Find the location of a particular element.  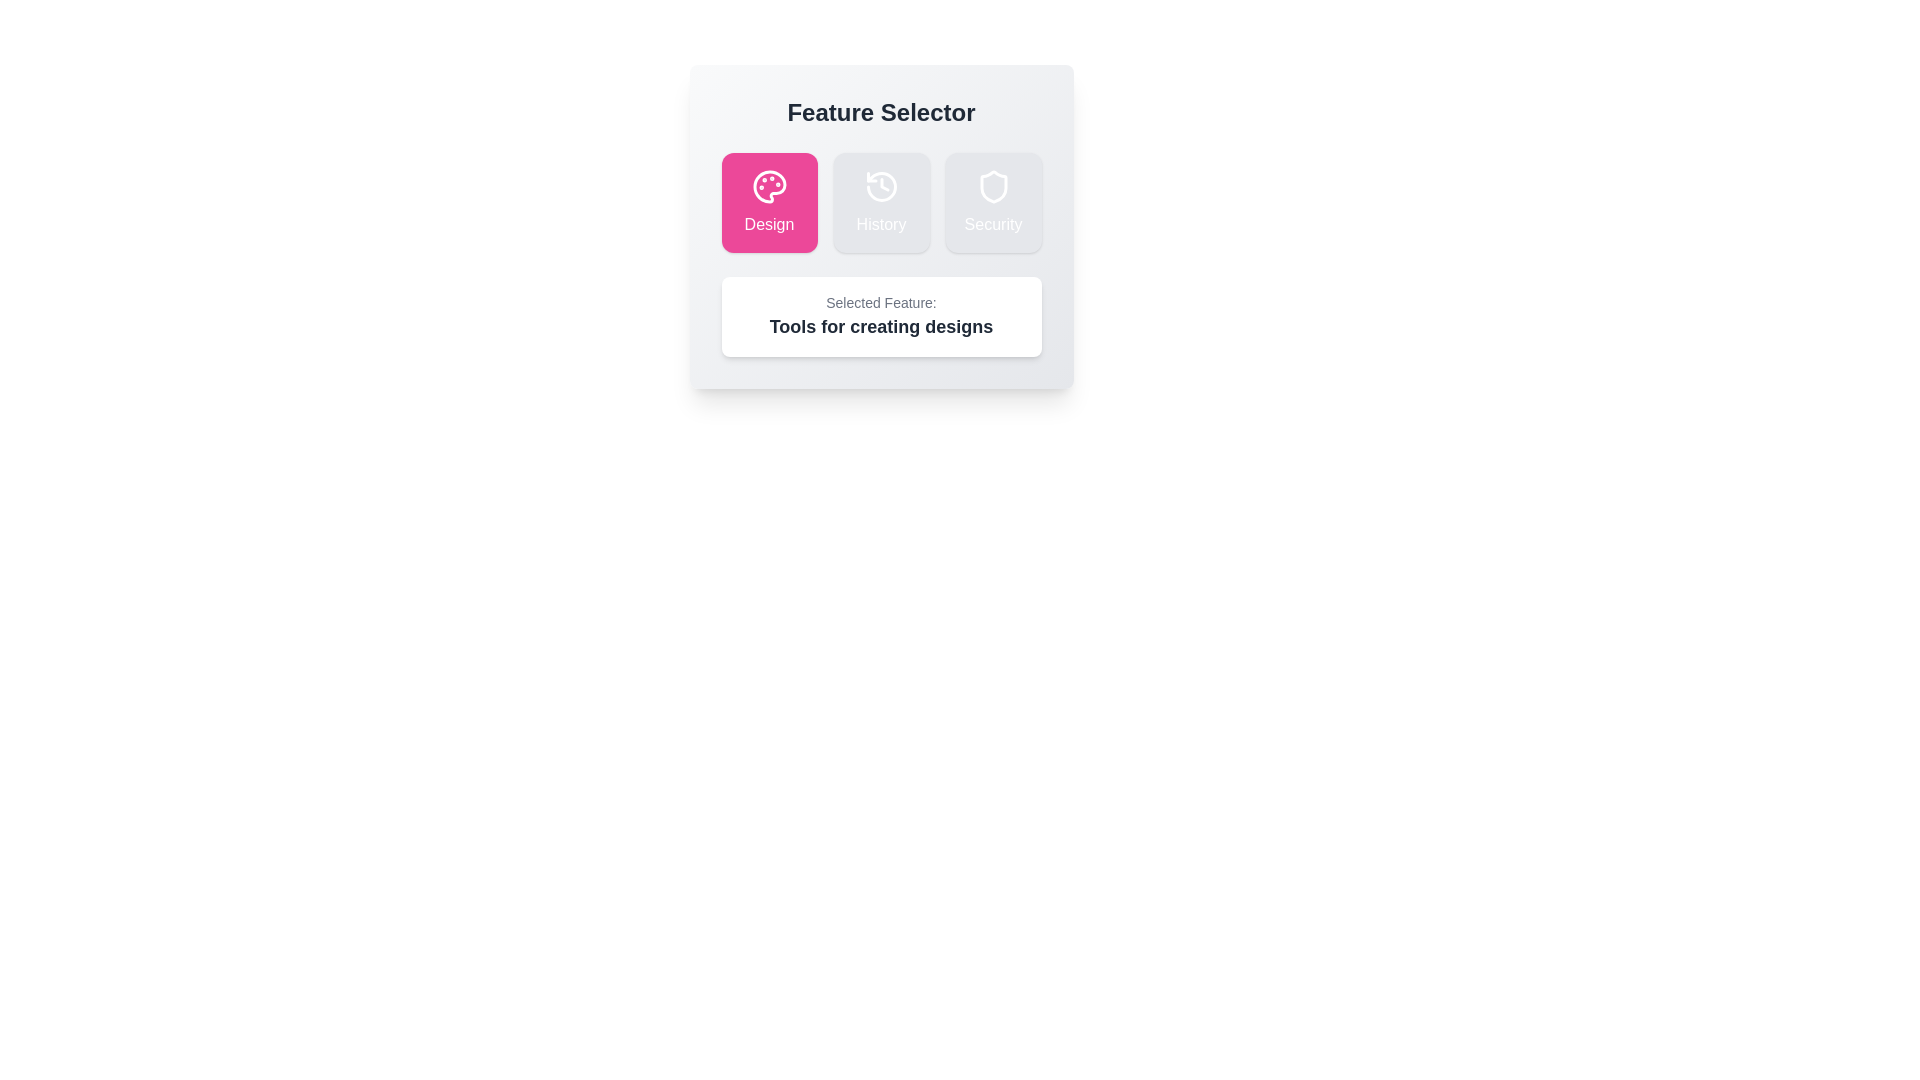

the feature Design by clicking its button is located at coordinates (768, 203).